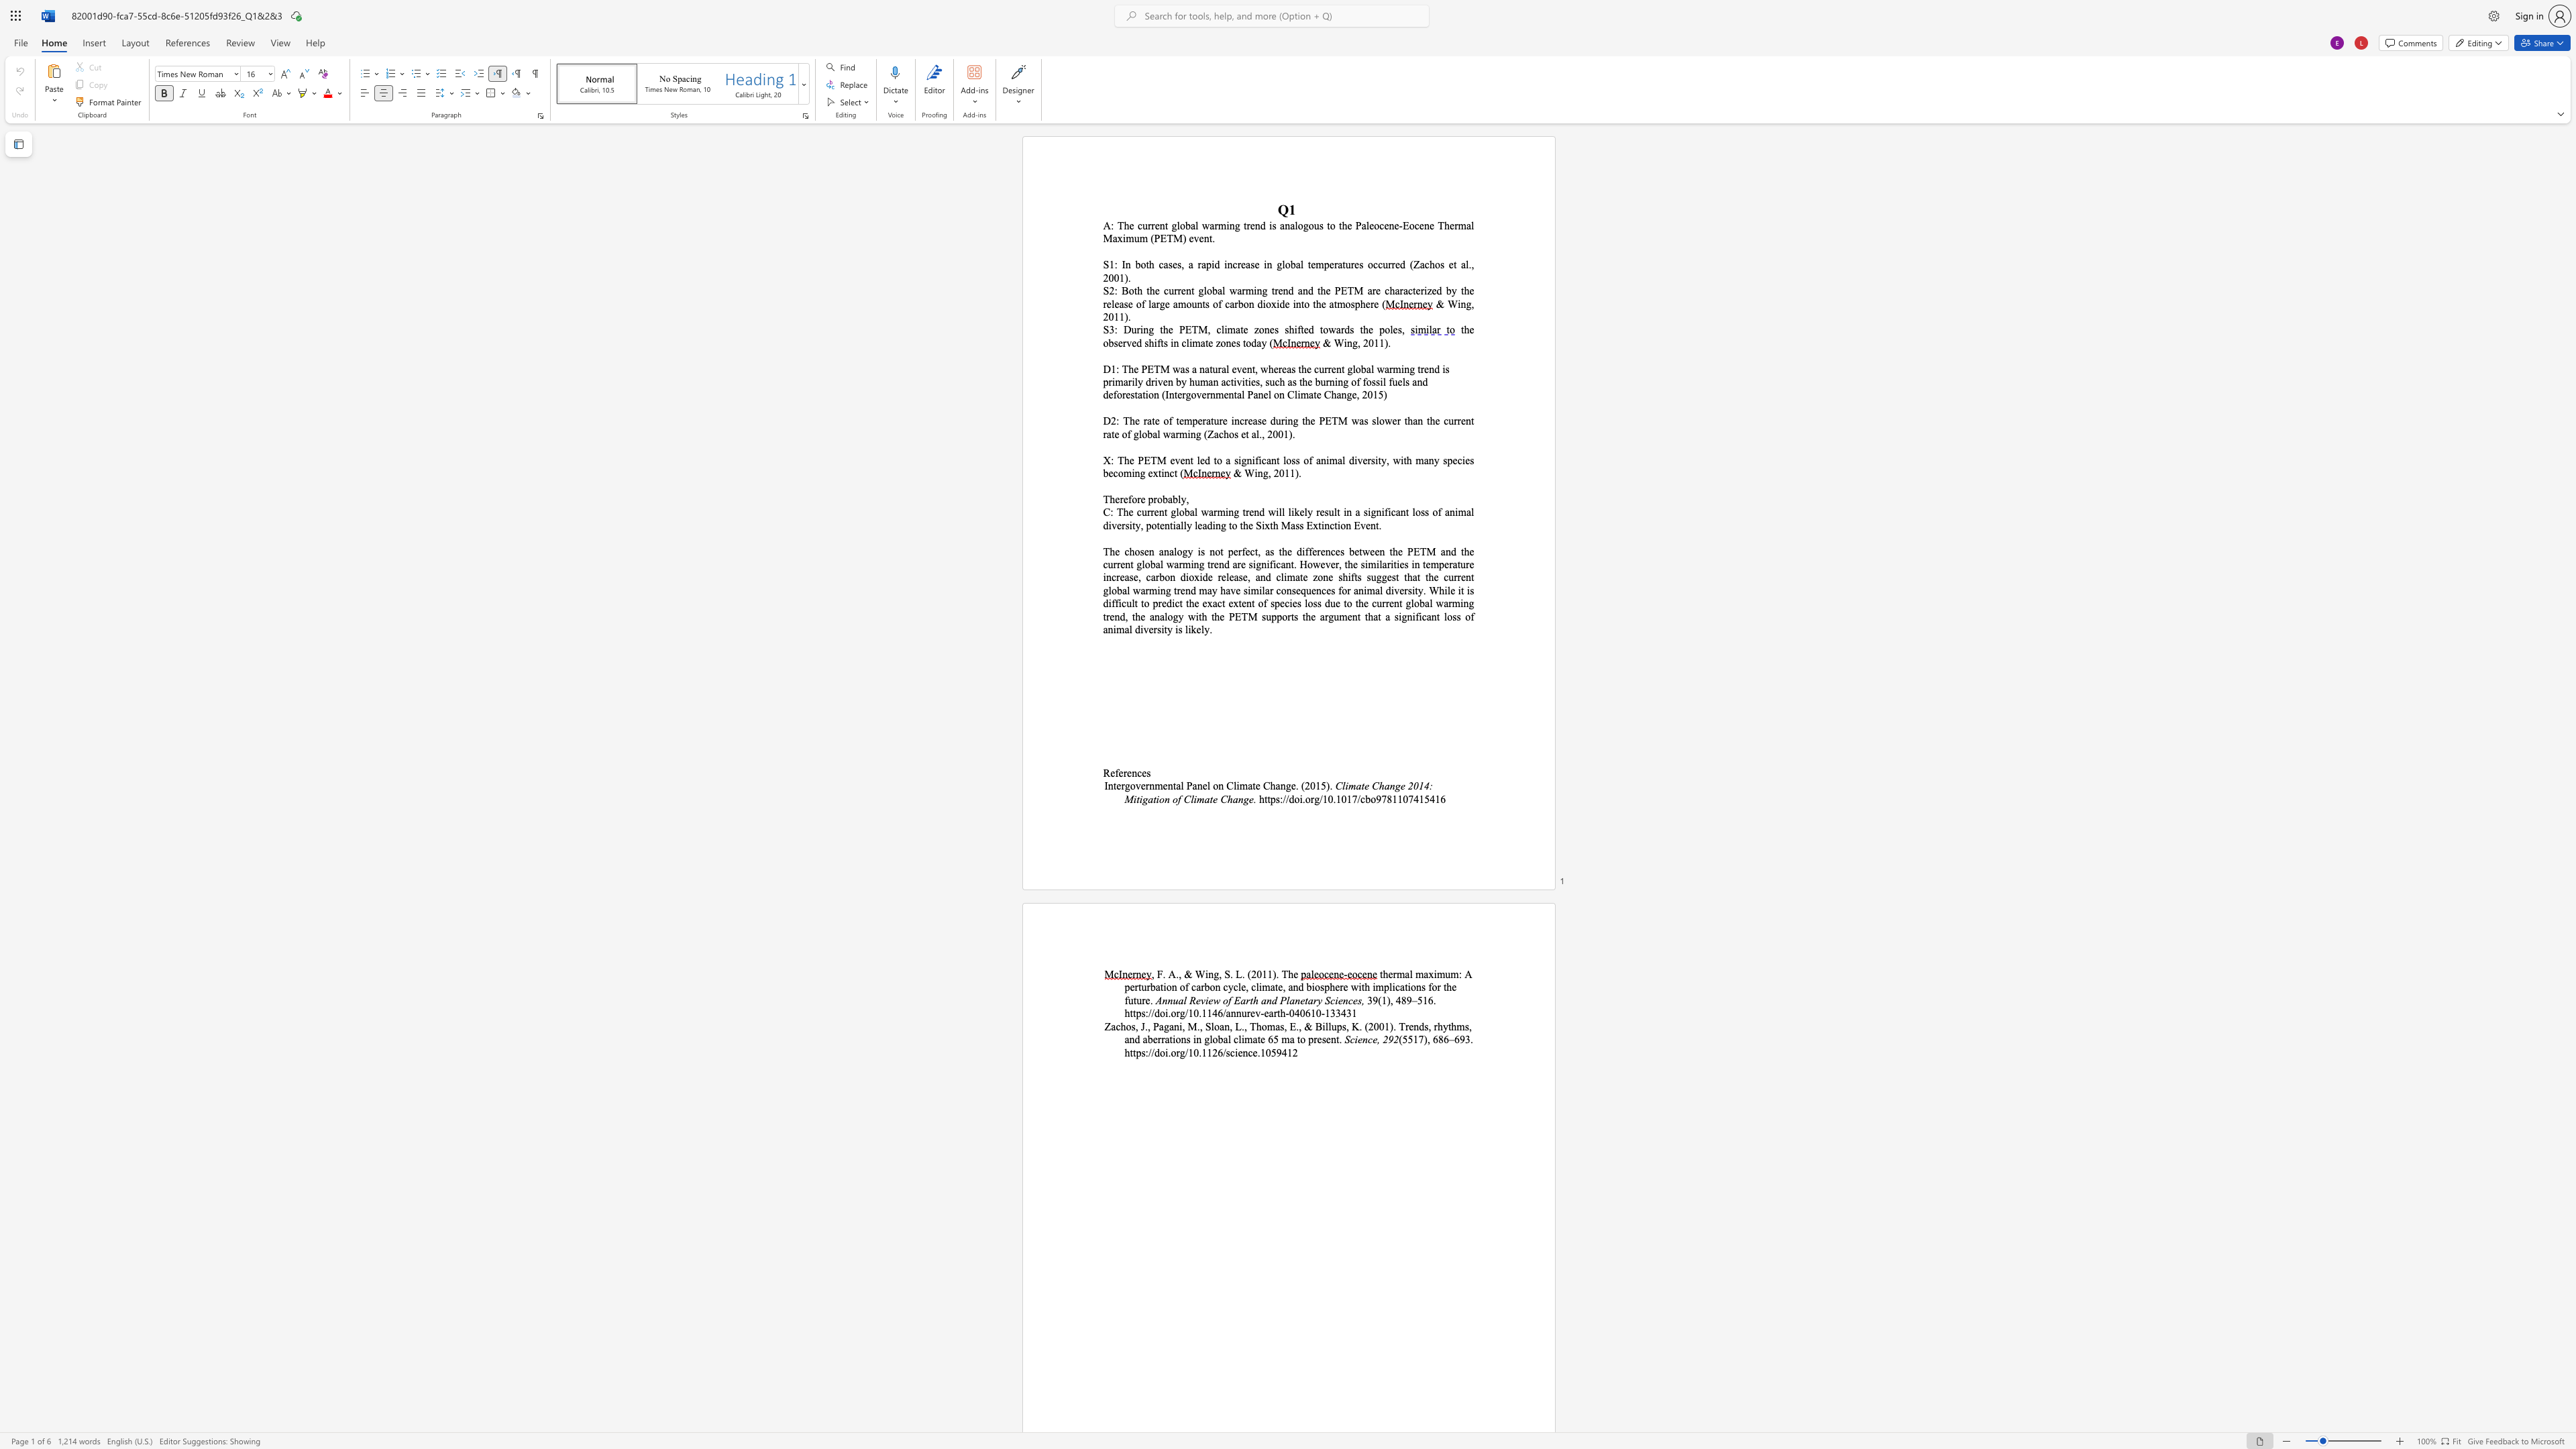 The height and width of the screenshot is (1449, 2576). What do you see at coordinates (1200, 342) in the screenshot?
I see `the subset text "ate zones t" within the text "the observed shifts in climate zones today ("` at bounding box center [1200, 342].